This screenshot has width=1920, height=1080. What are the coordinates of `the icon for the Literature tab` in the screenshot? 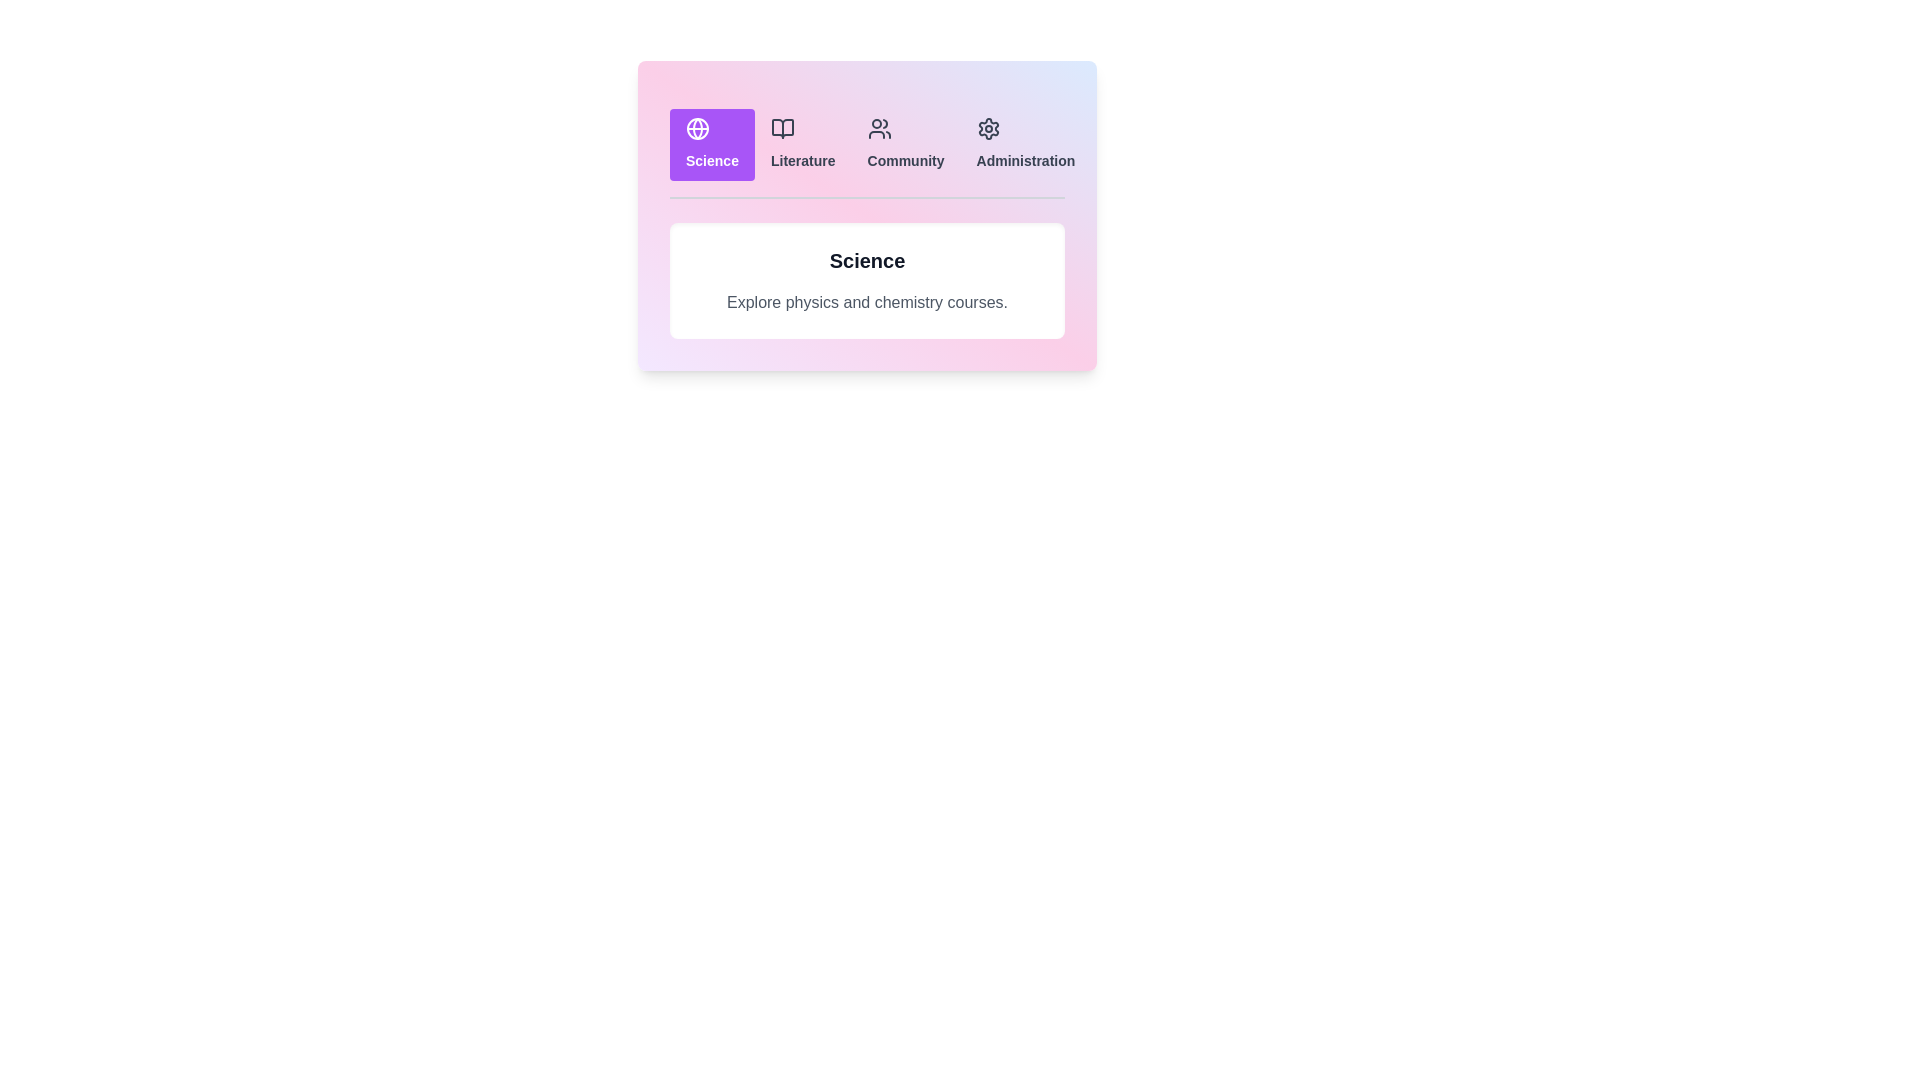 It's located at (781, 128).